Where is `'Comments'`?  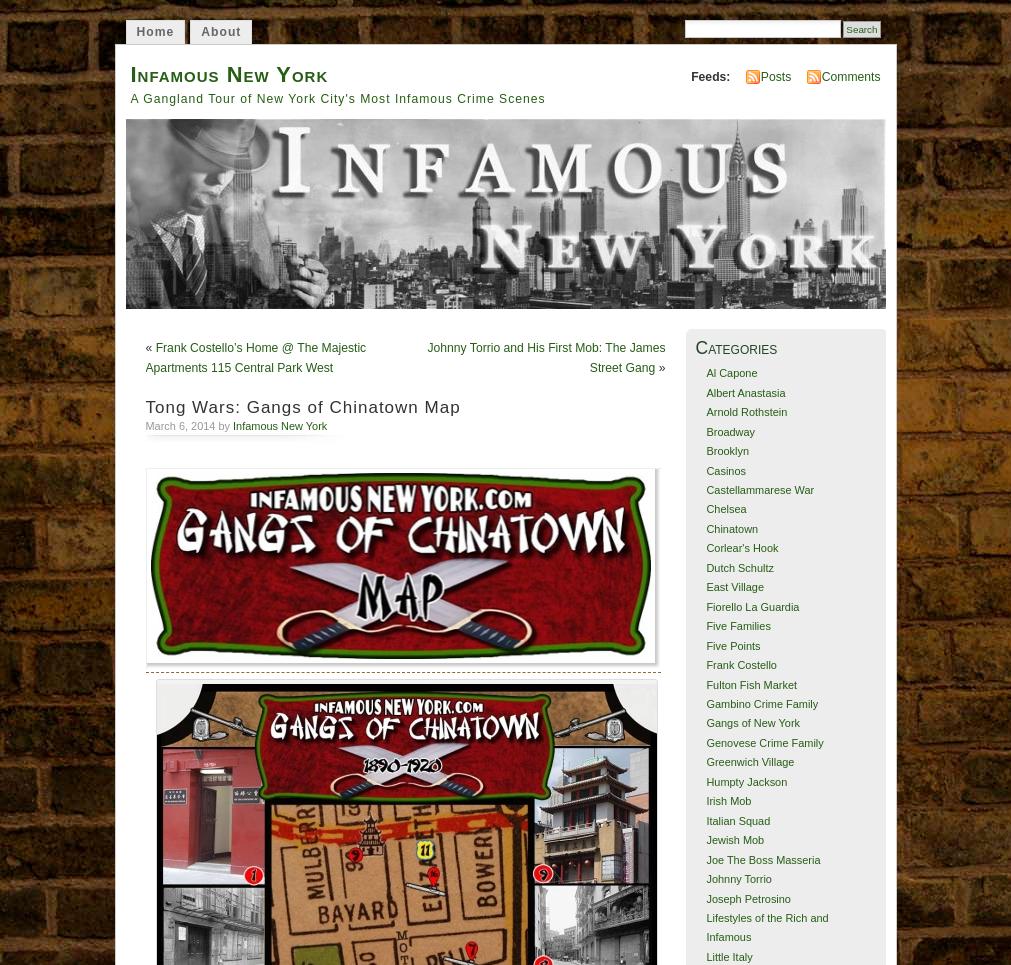
'Comments' is located at coordinates (820, 75).